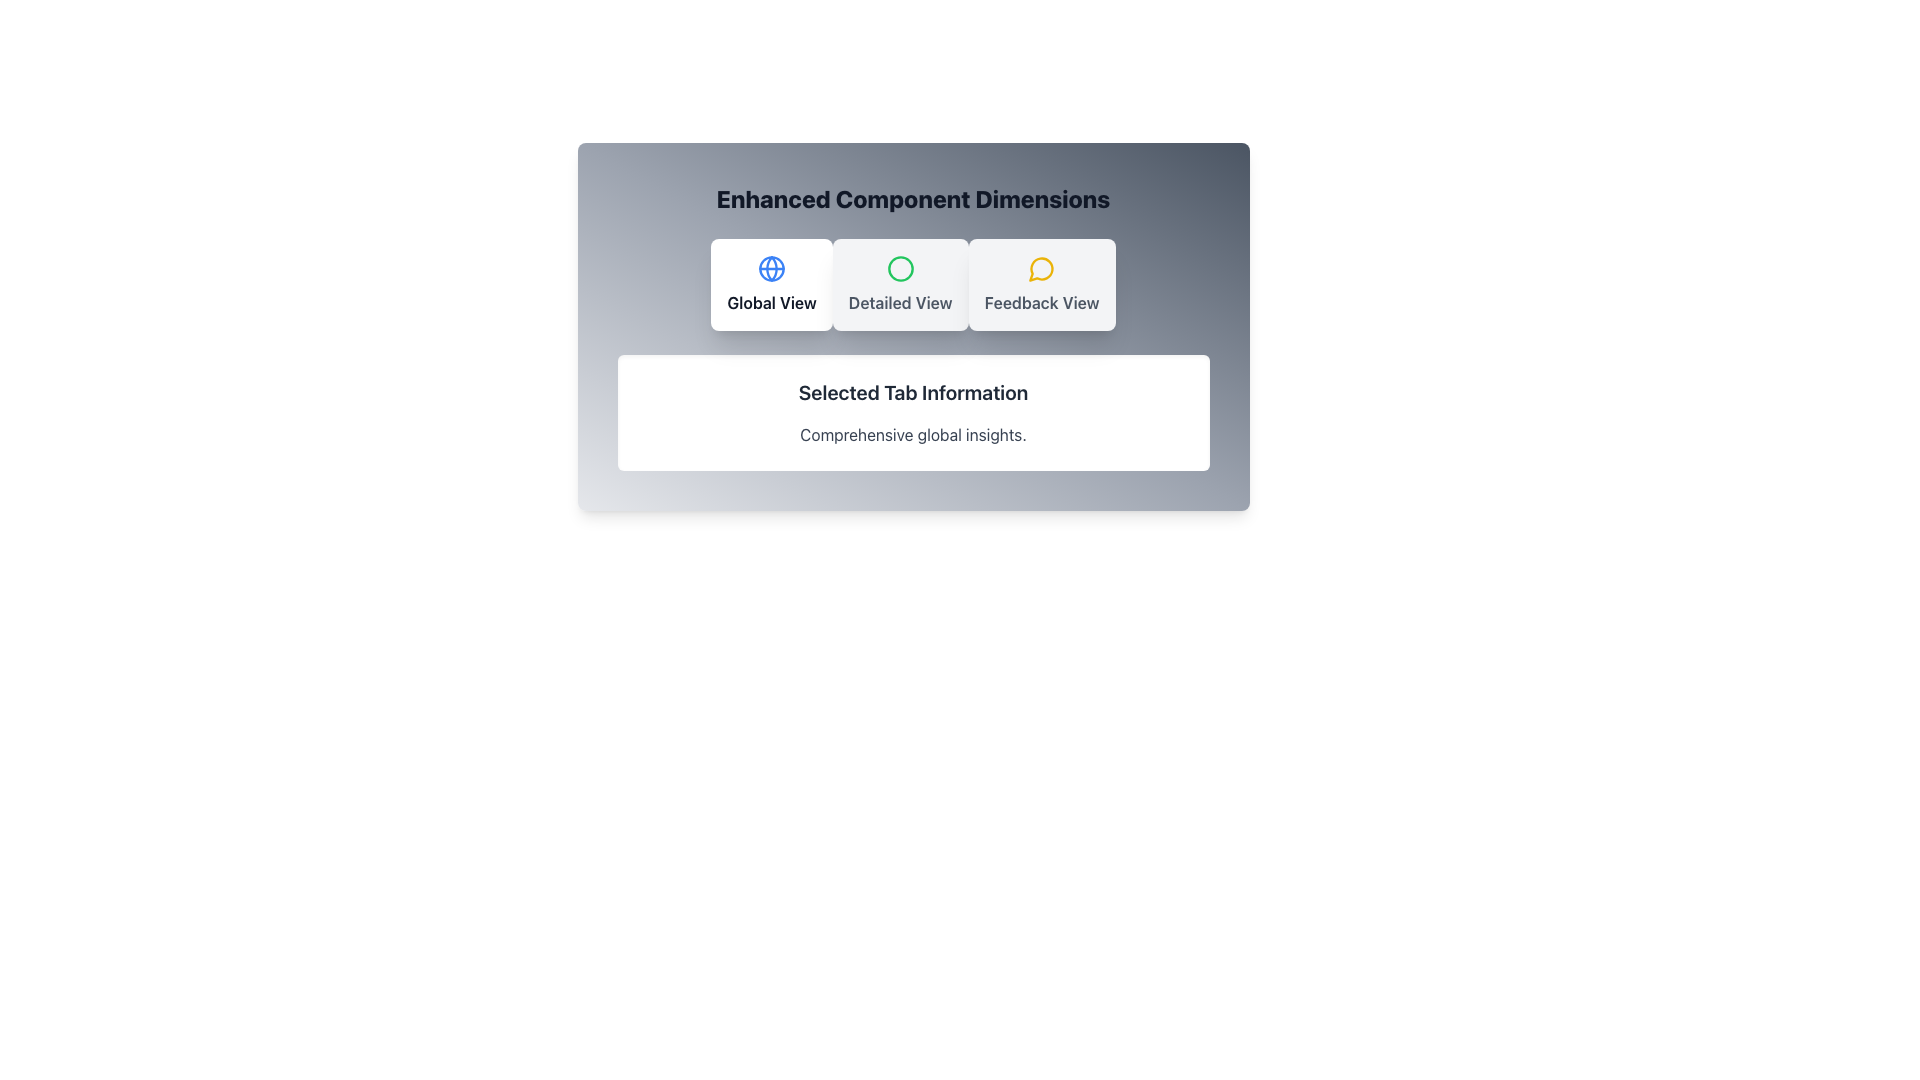 The image size is (1920, 1080). I want to click on the Circle graphical element that represents the central part of the globe illustration within the 'Global View' tab, so click(771, 268).